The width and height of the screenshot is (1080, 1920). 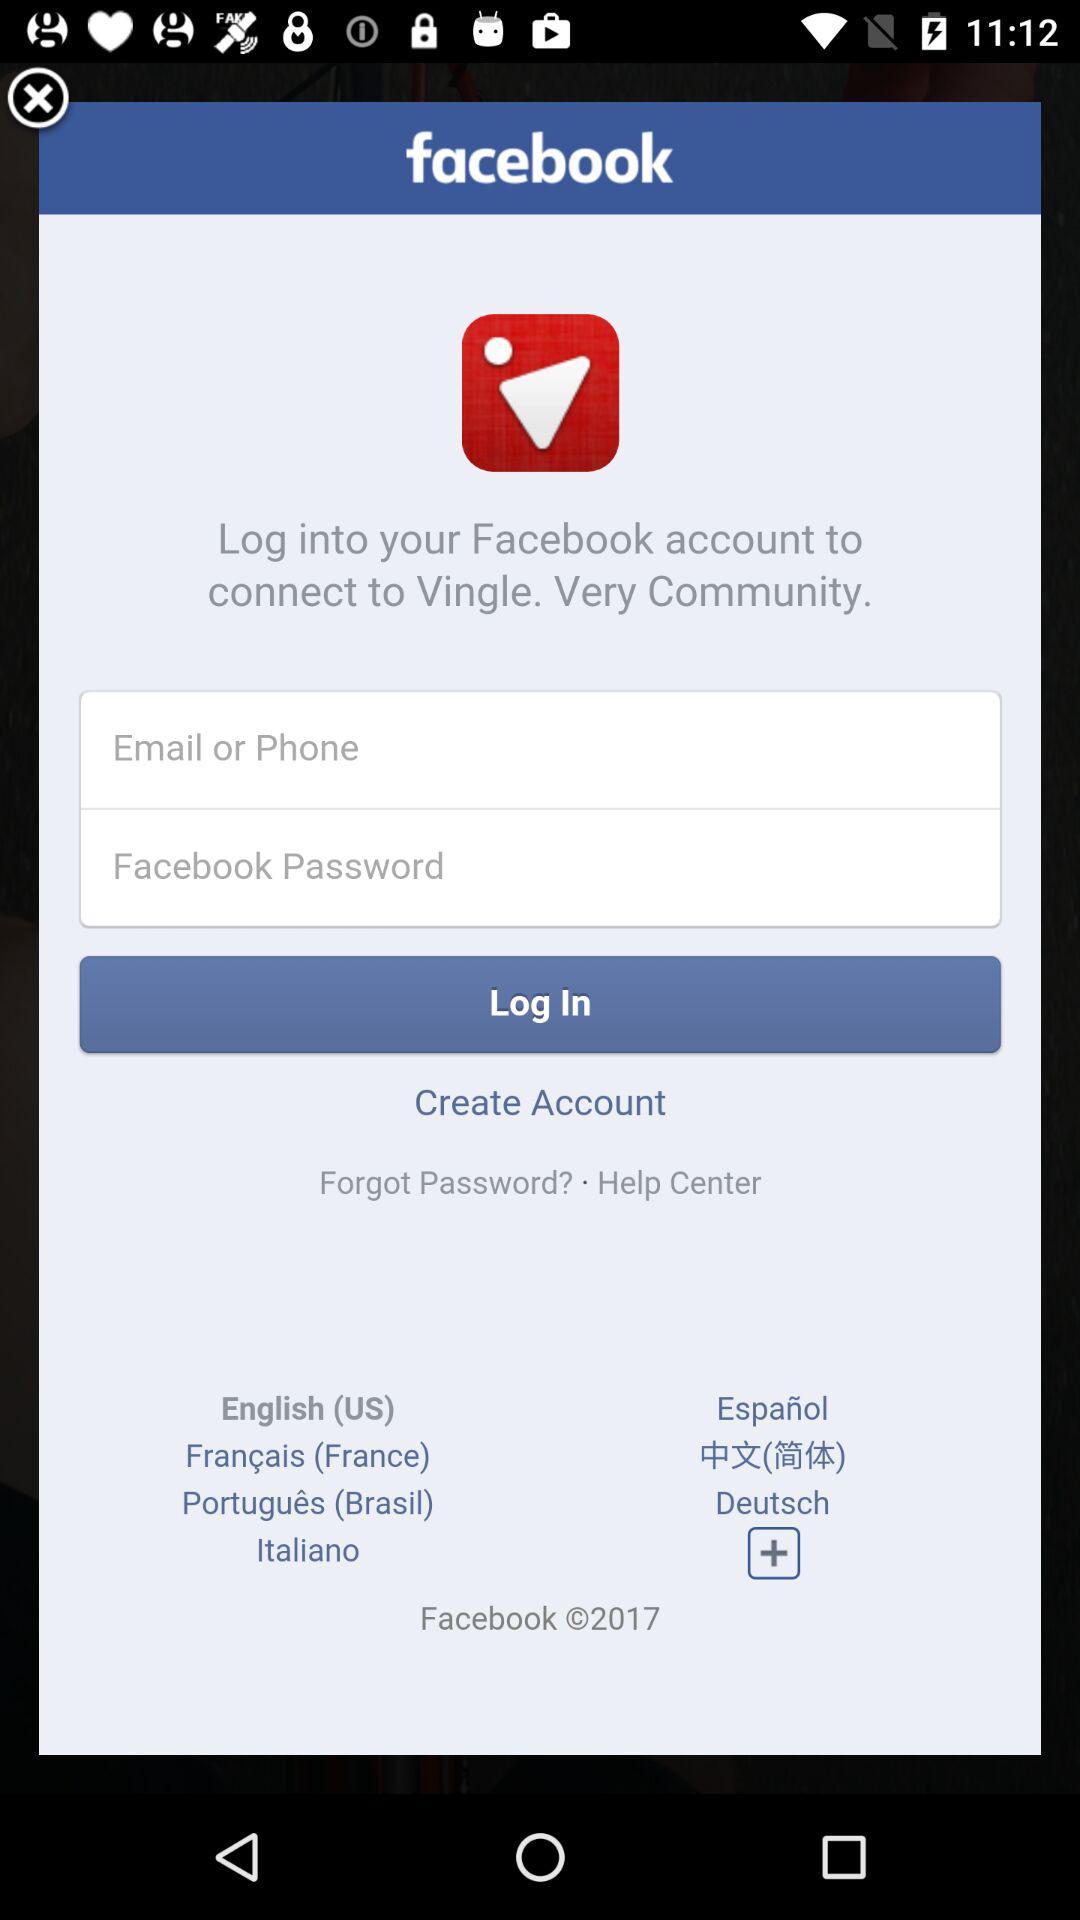 What do you see at coordinates (38, 100) in the screenshot?
I see `page` at bounding box center [38, 100].